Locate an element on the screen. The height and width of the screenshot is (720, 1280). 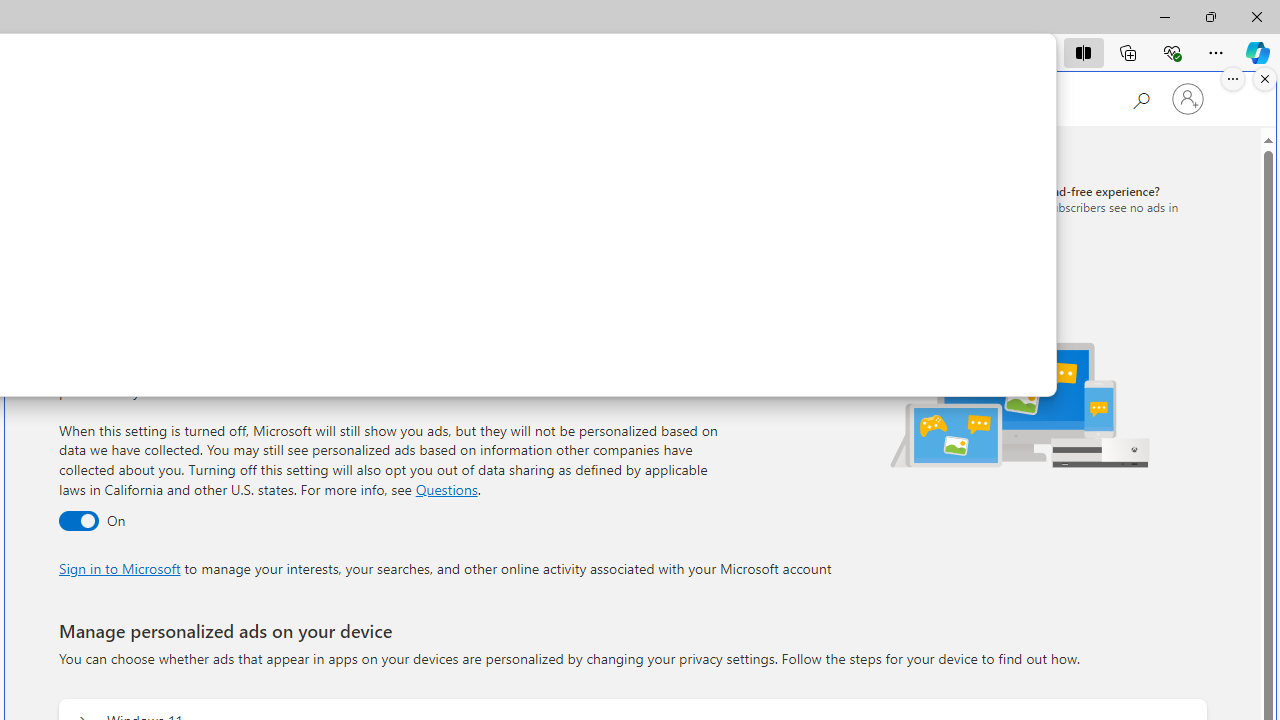
'Sign in to your account' is located at coordinates (1188, 99).